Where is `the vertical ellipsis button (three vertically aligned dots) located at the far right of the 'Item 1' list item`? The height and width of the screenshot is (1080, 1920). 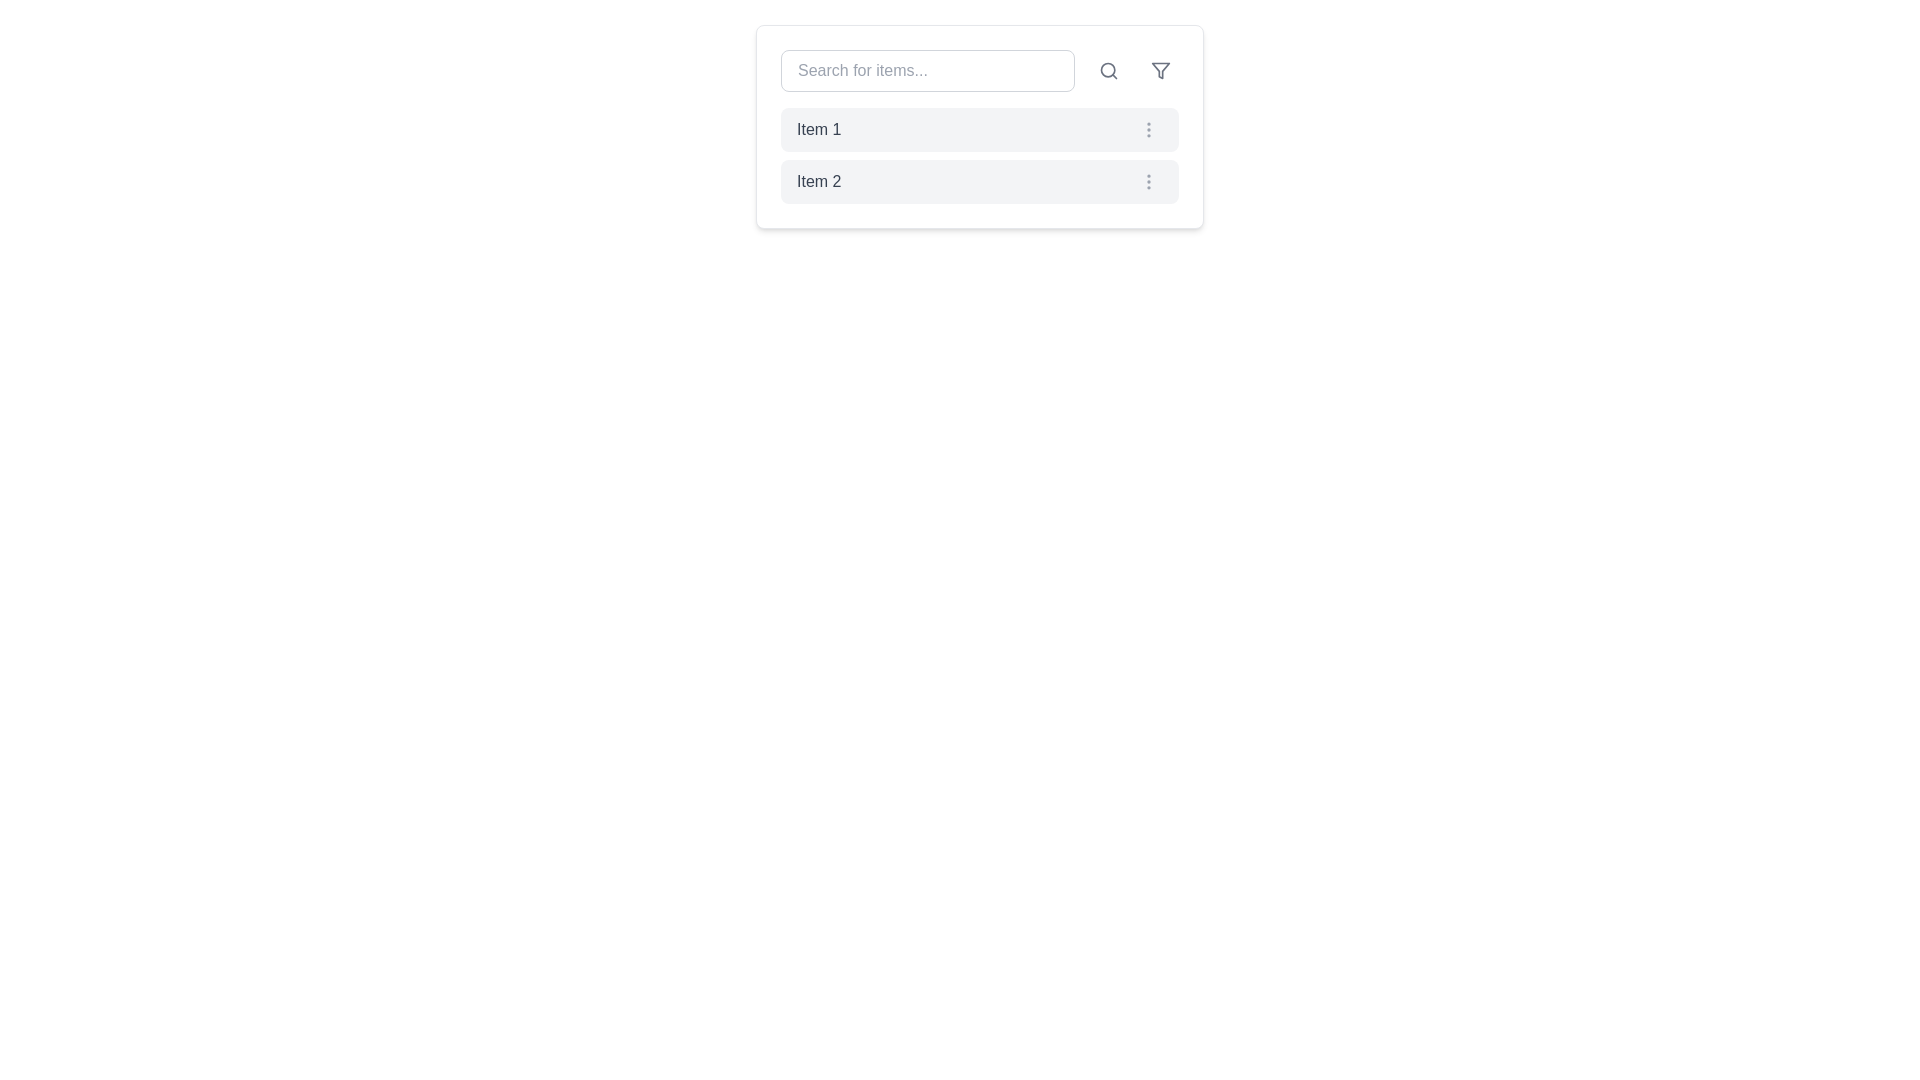 the vertical ellipsis button (three vertically aligned dots) located at the far right of the 'Item 1' list item is located at coordinates (1148, 130).